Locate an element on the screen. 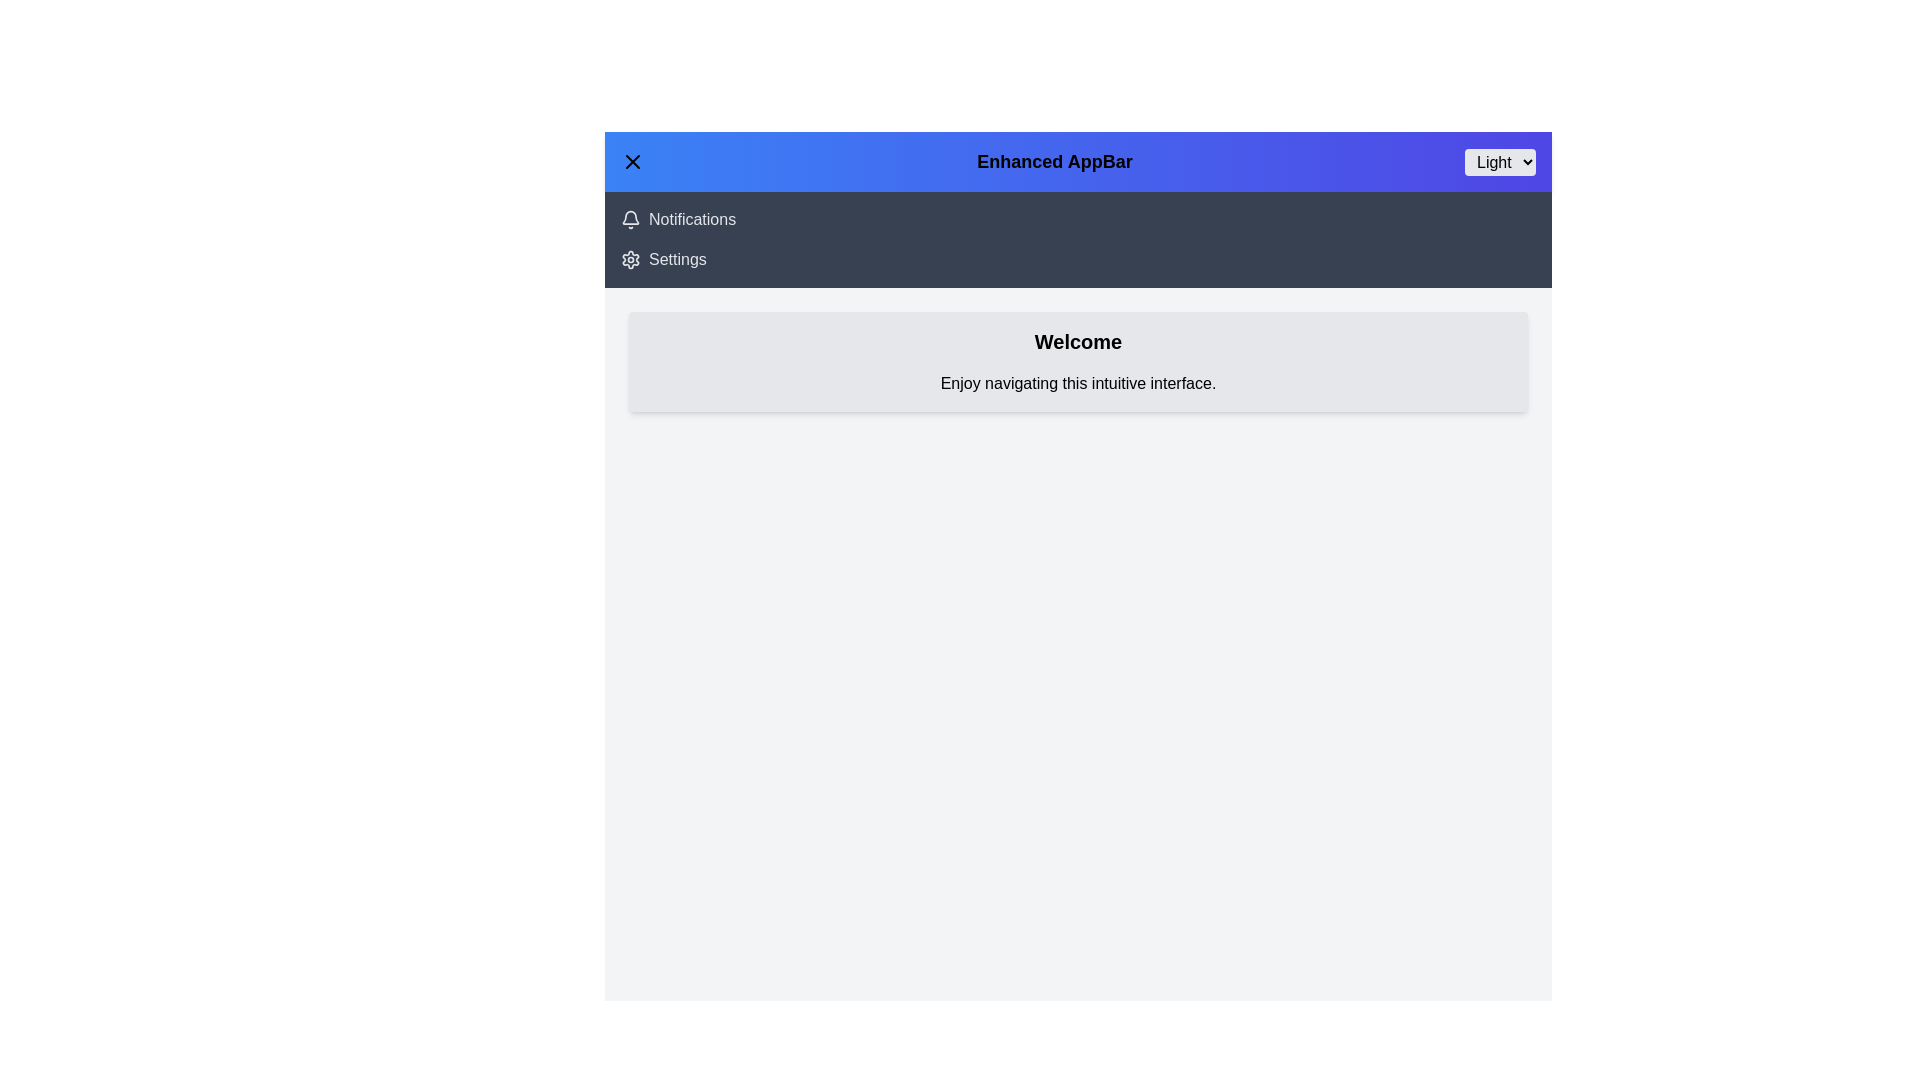  the 'Notifications' navigation link is located at coordinates (692, 219).